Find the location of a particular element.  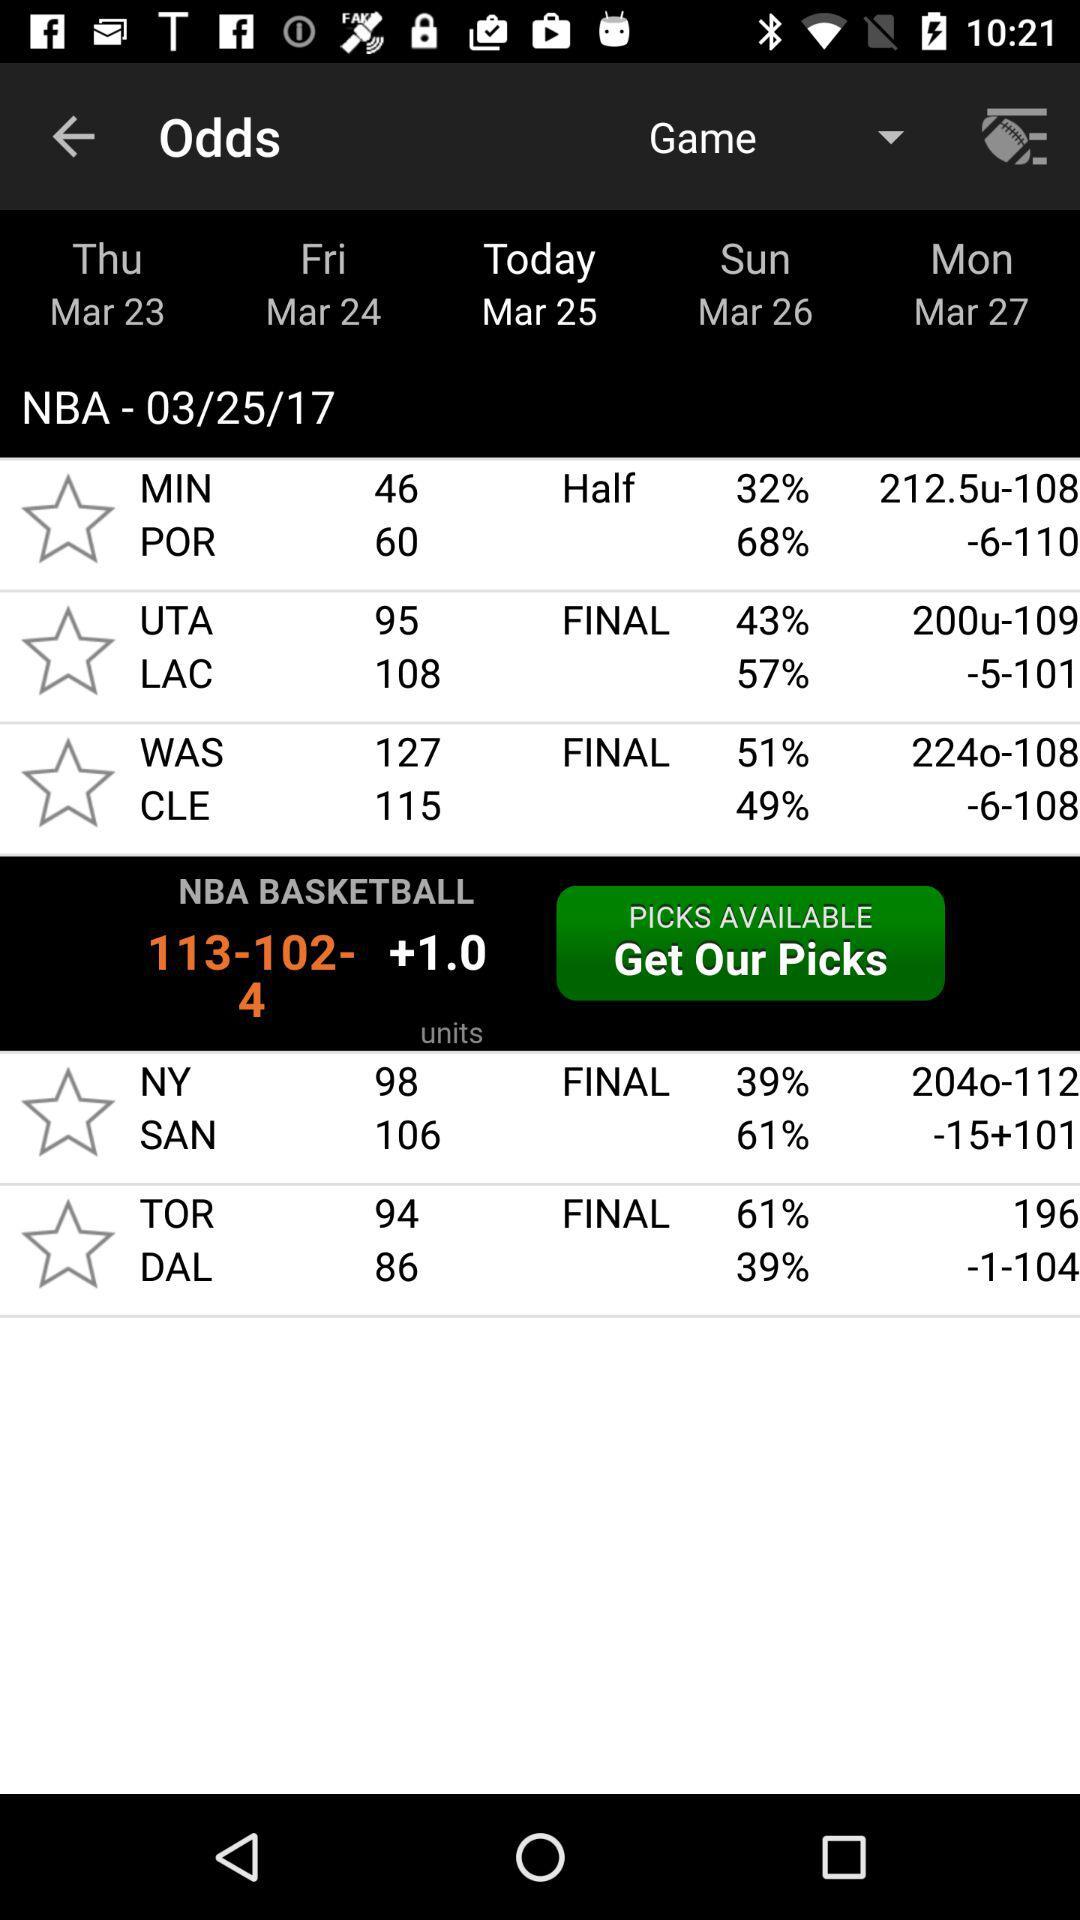

to favorites is located at coordinates (67, 781).